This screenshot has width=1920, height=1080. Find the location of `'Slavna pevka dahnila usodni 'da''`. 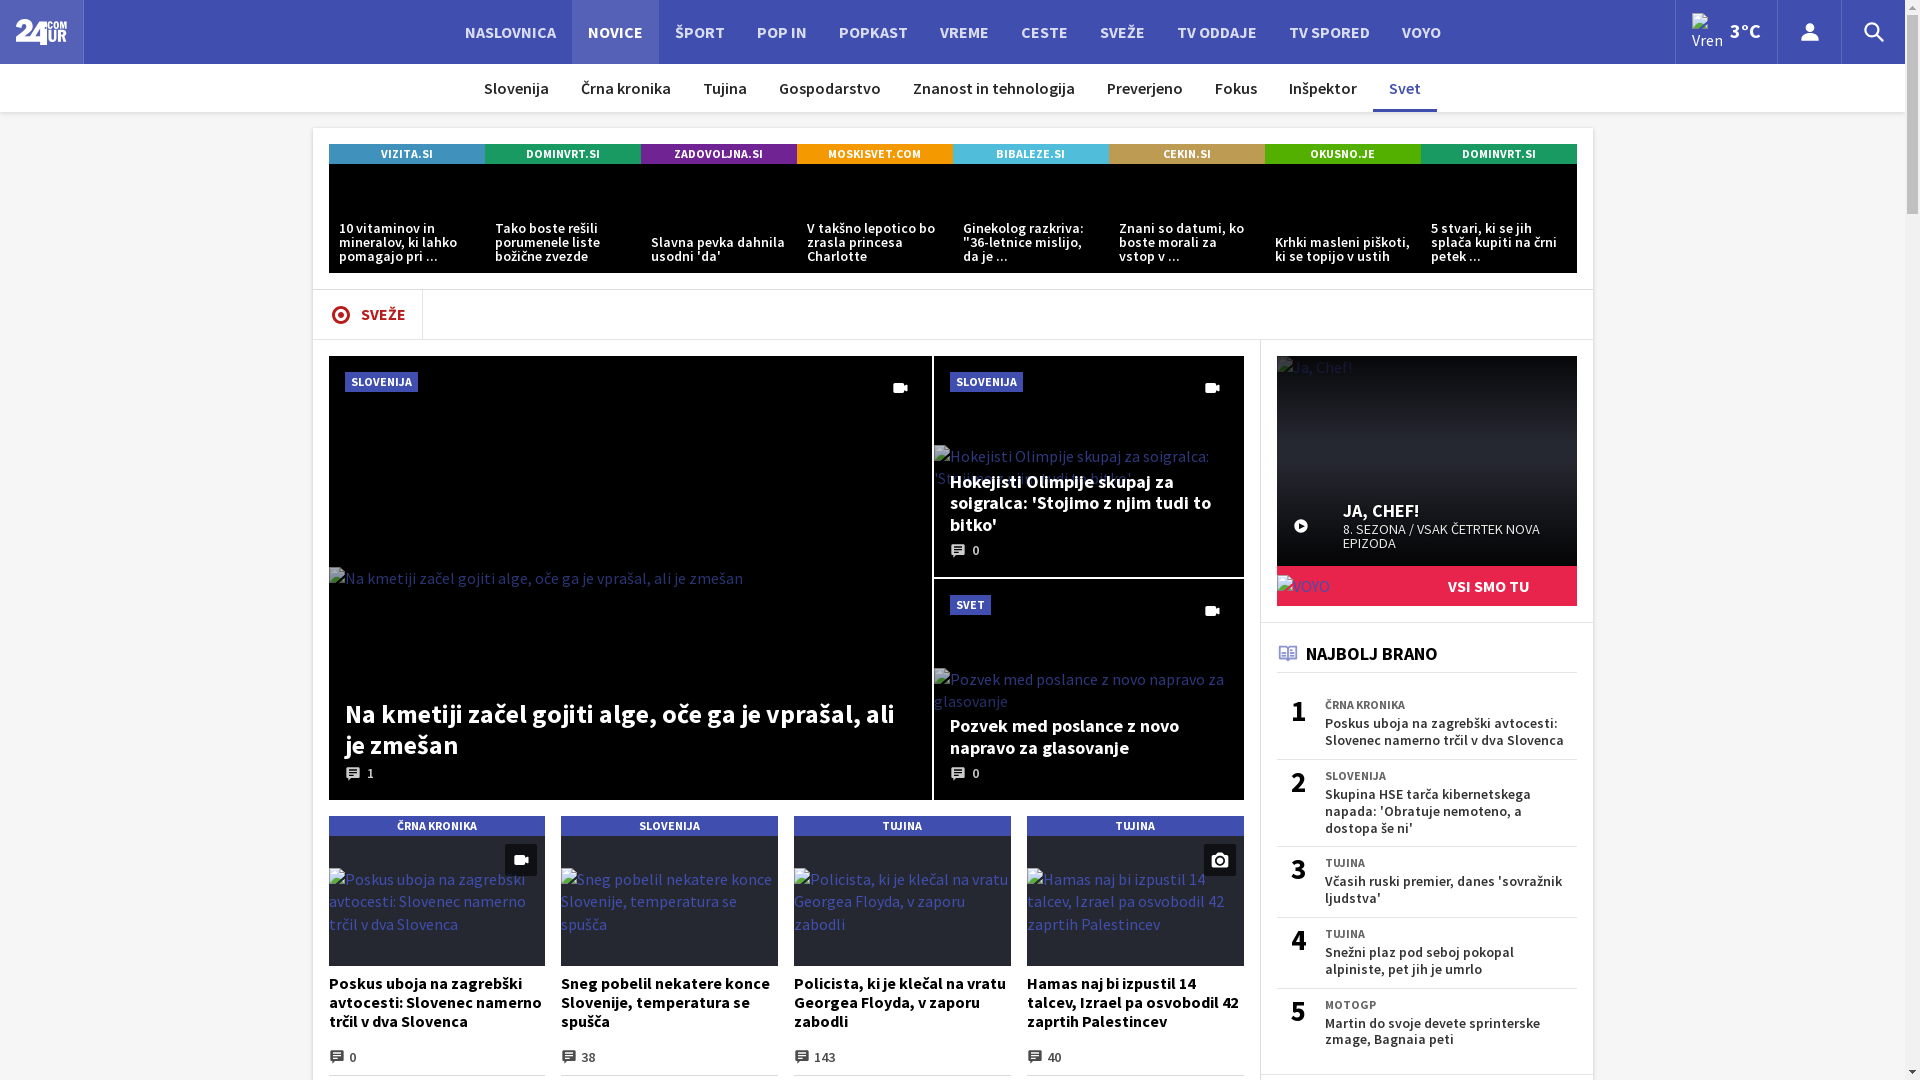

'Slavna pevka dahnila usodni 'da'' is located at coordinates (718, 218).